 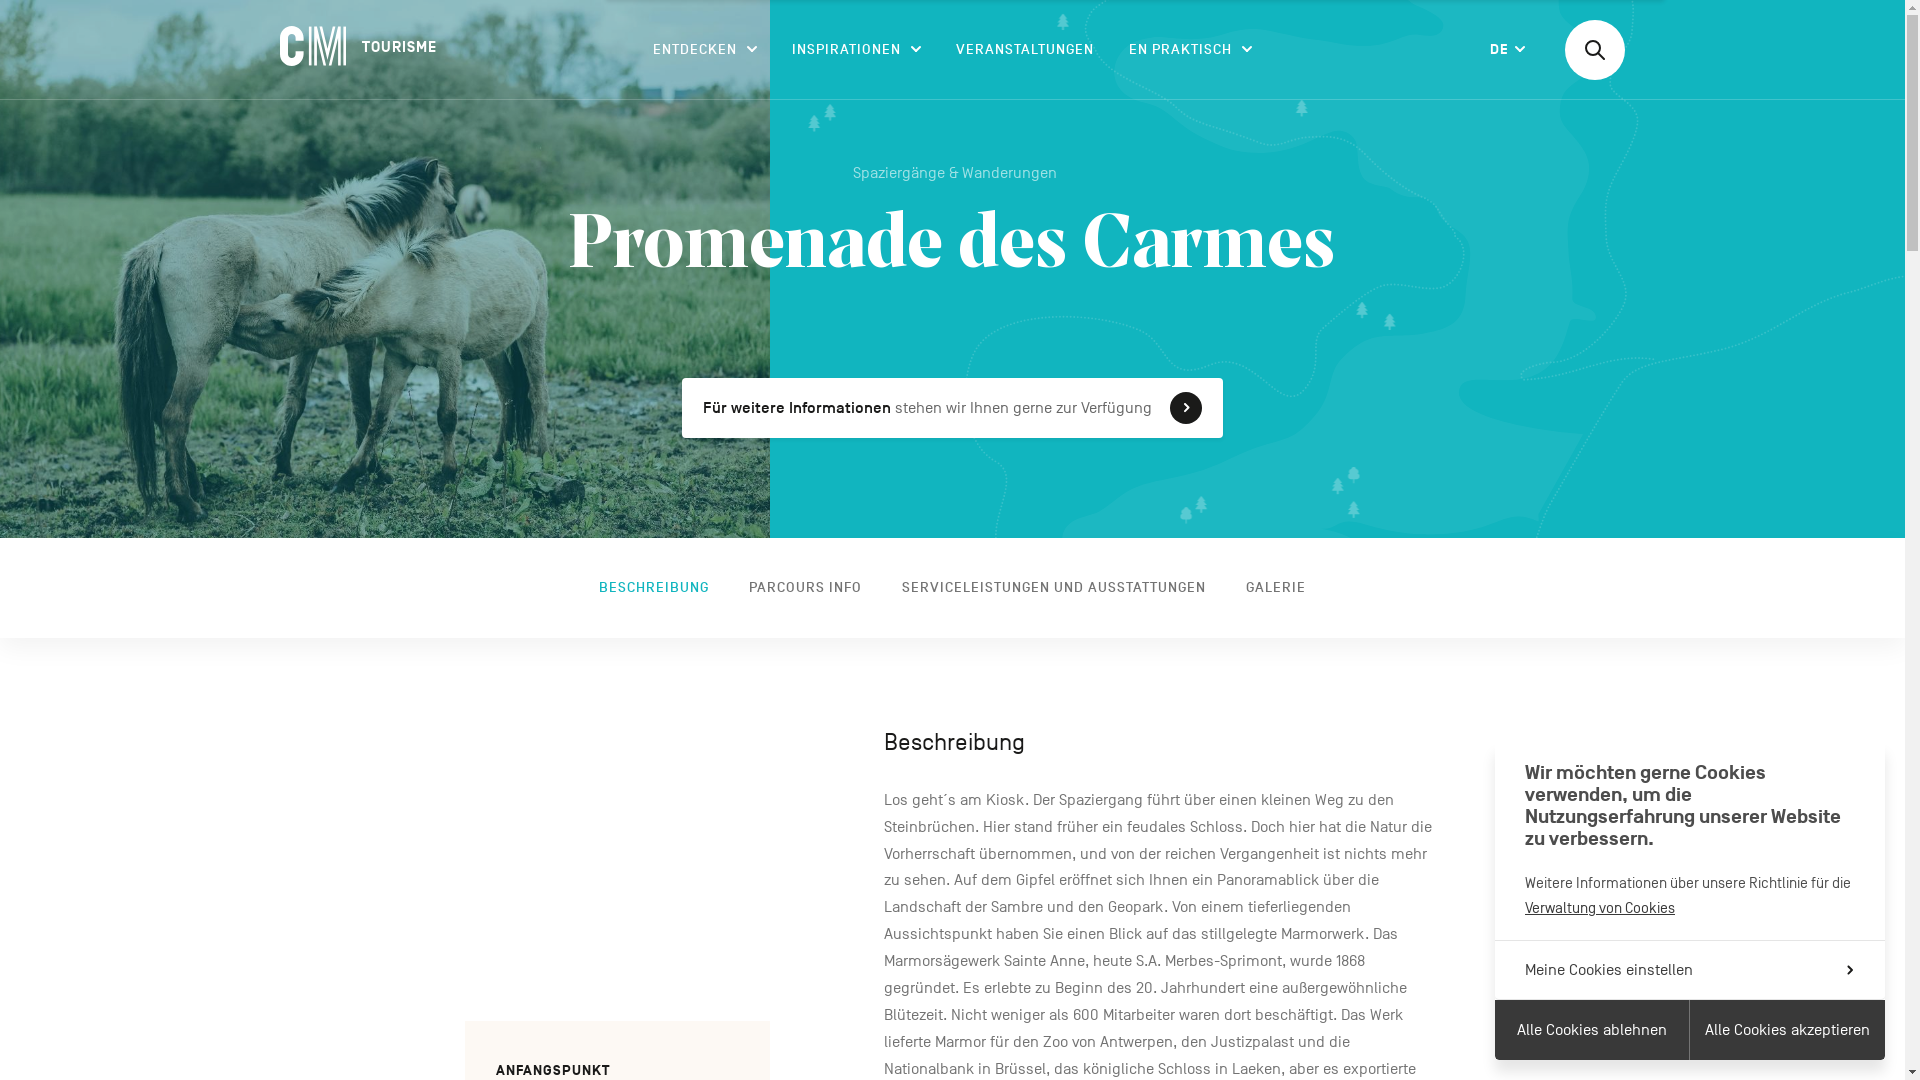 What do you see at coordinates (1053, 586) in the screenshot?
I see `'SERVICELEISTUNGEN UND AUSSTATTUNGEN'` at bounding box center [1053, 586].